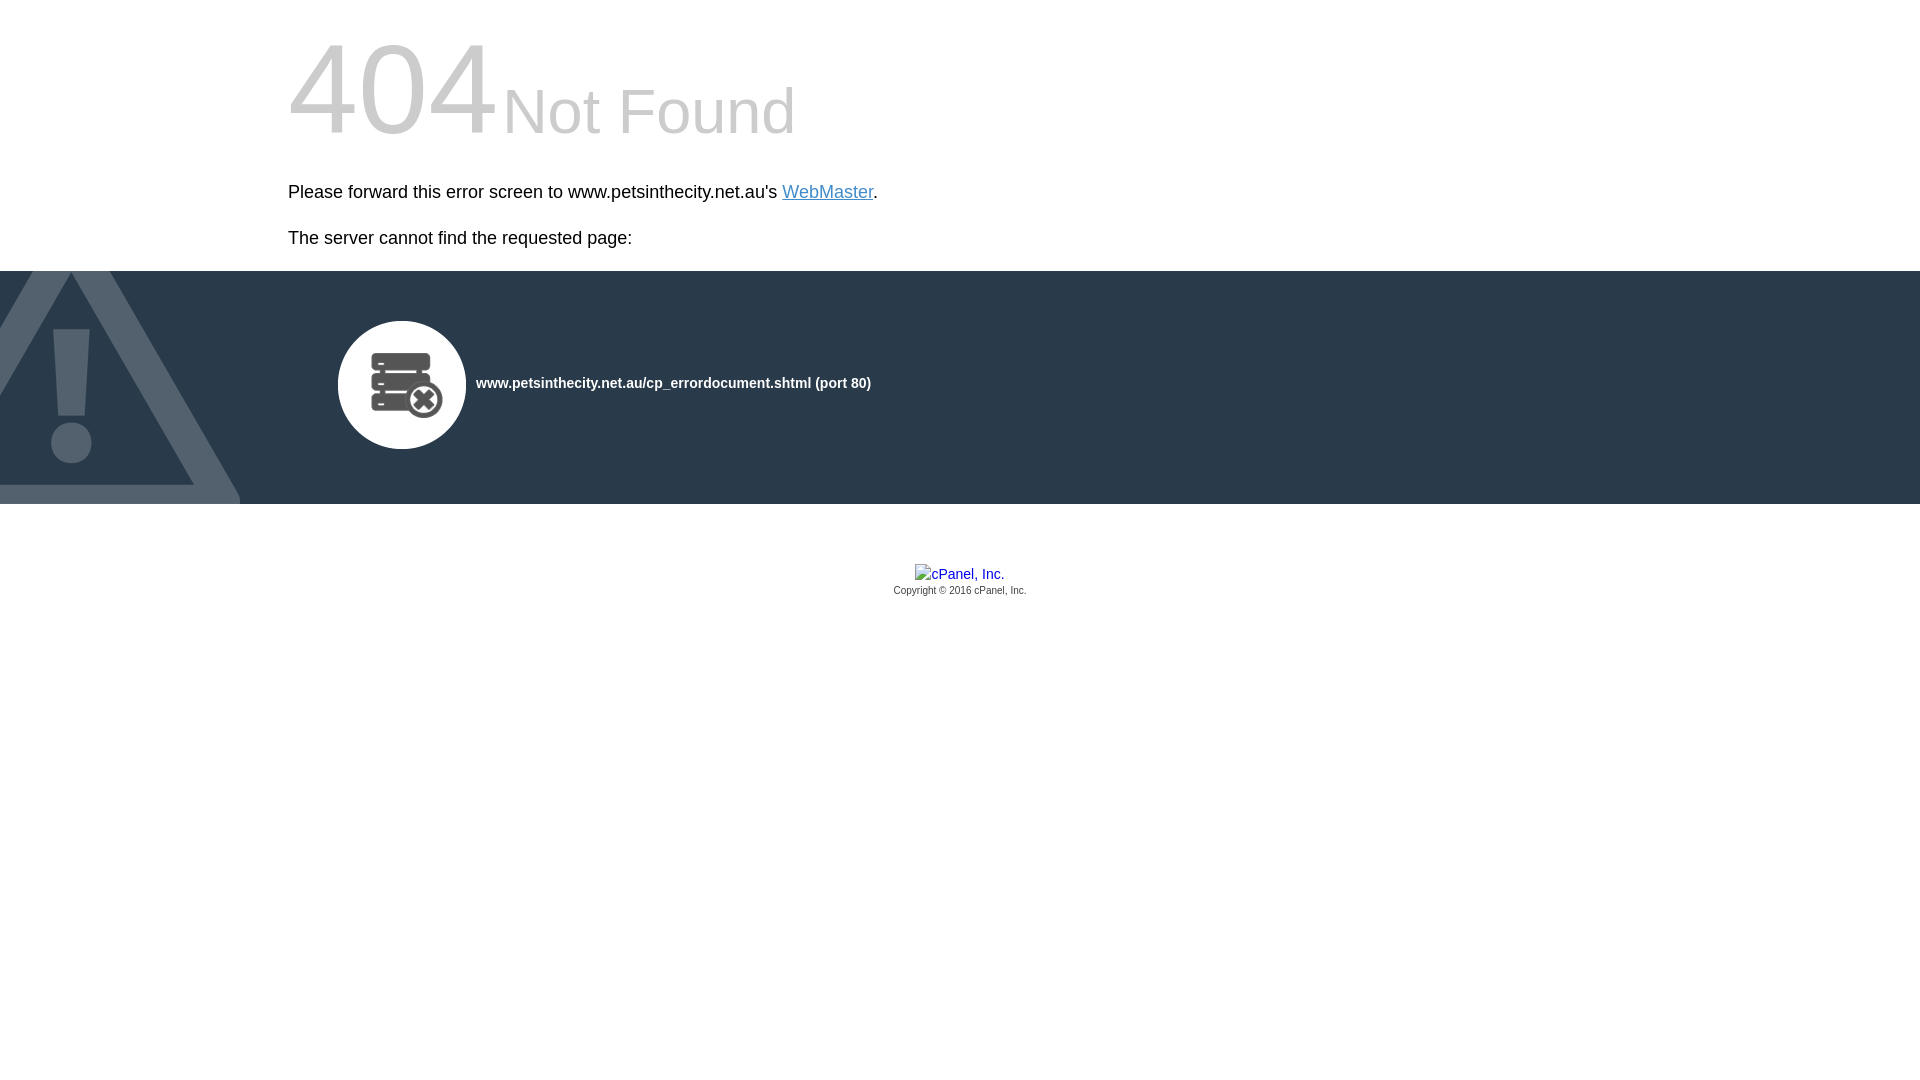  I want to click on 'WebMaster', so click(827, 192).